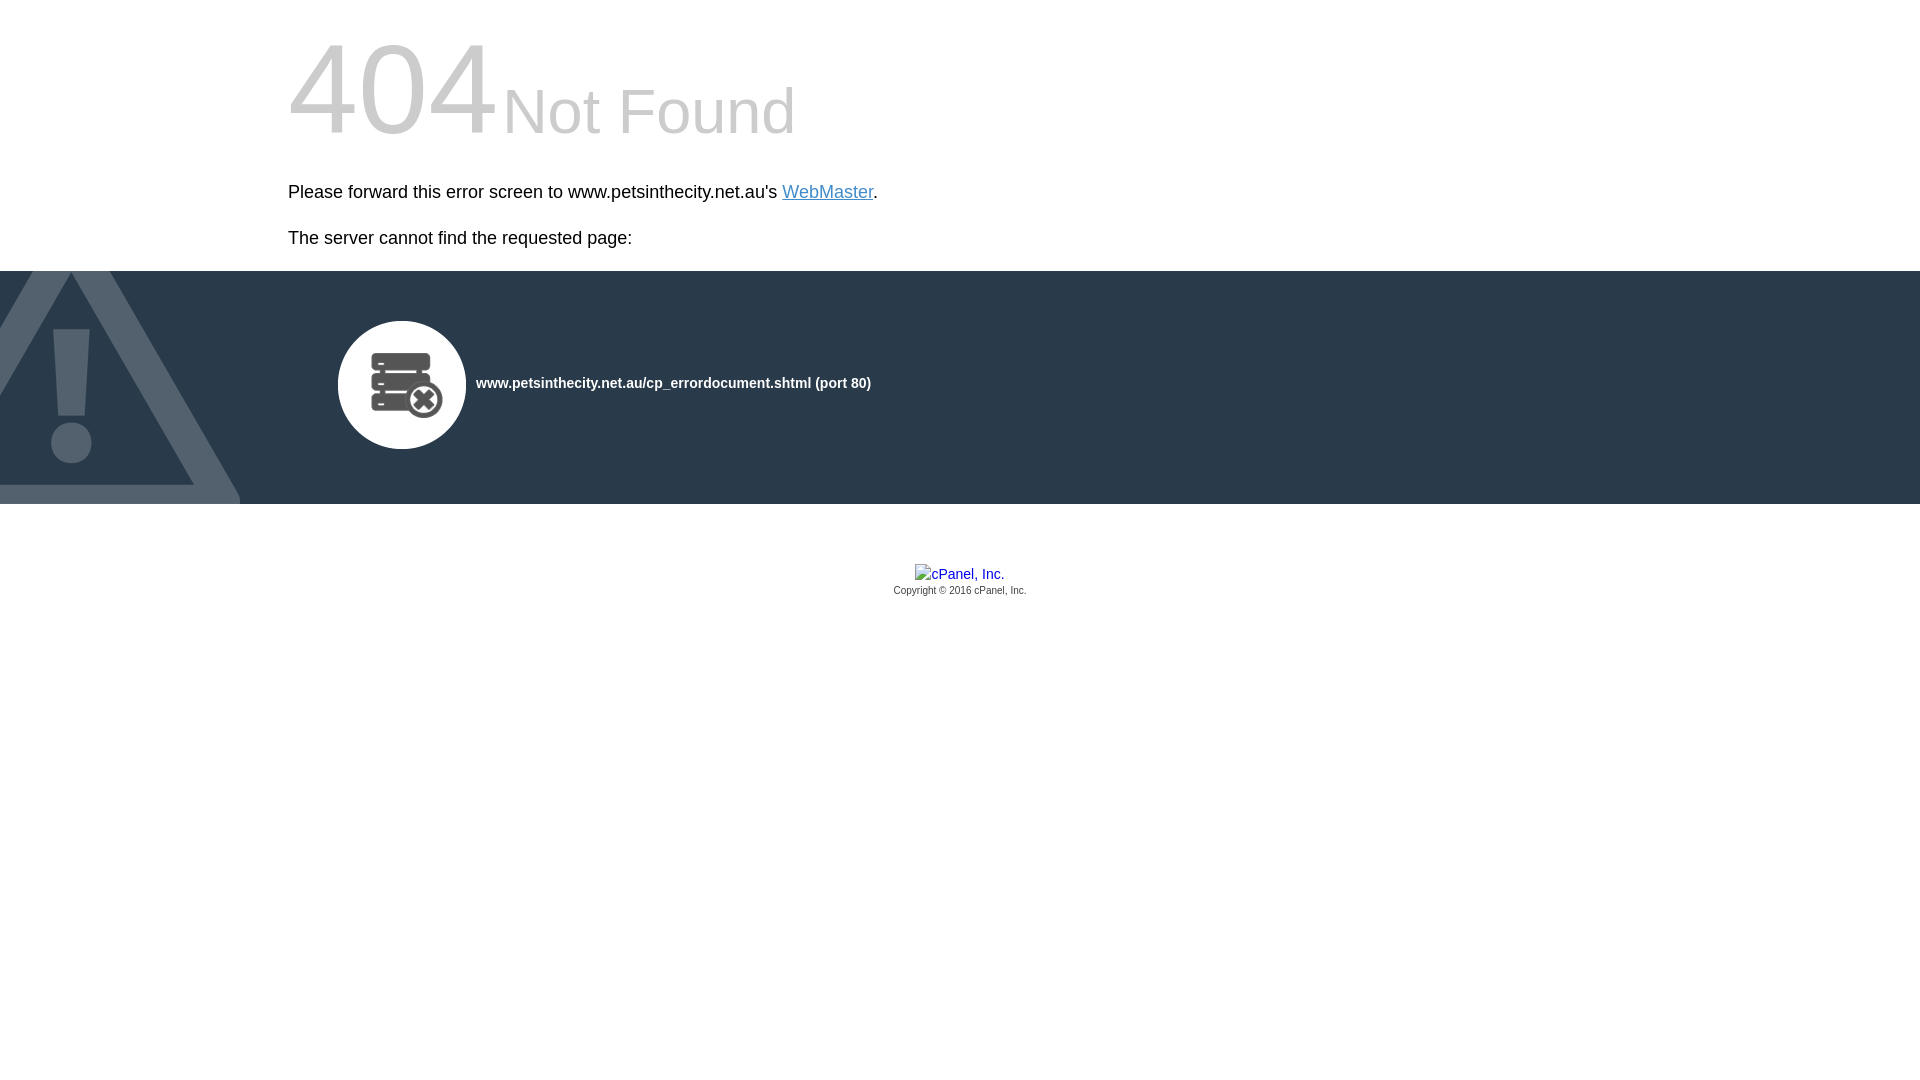  I want to click on 'WebMaster', so click(827, 192).